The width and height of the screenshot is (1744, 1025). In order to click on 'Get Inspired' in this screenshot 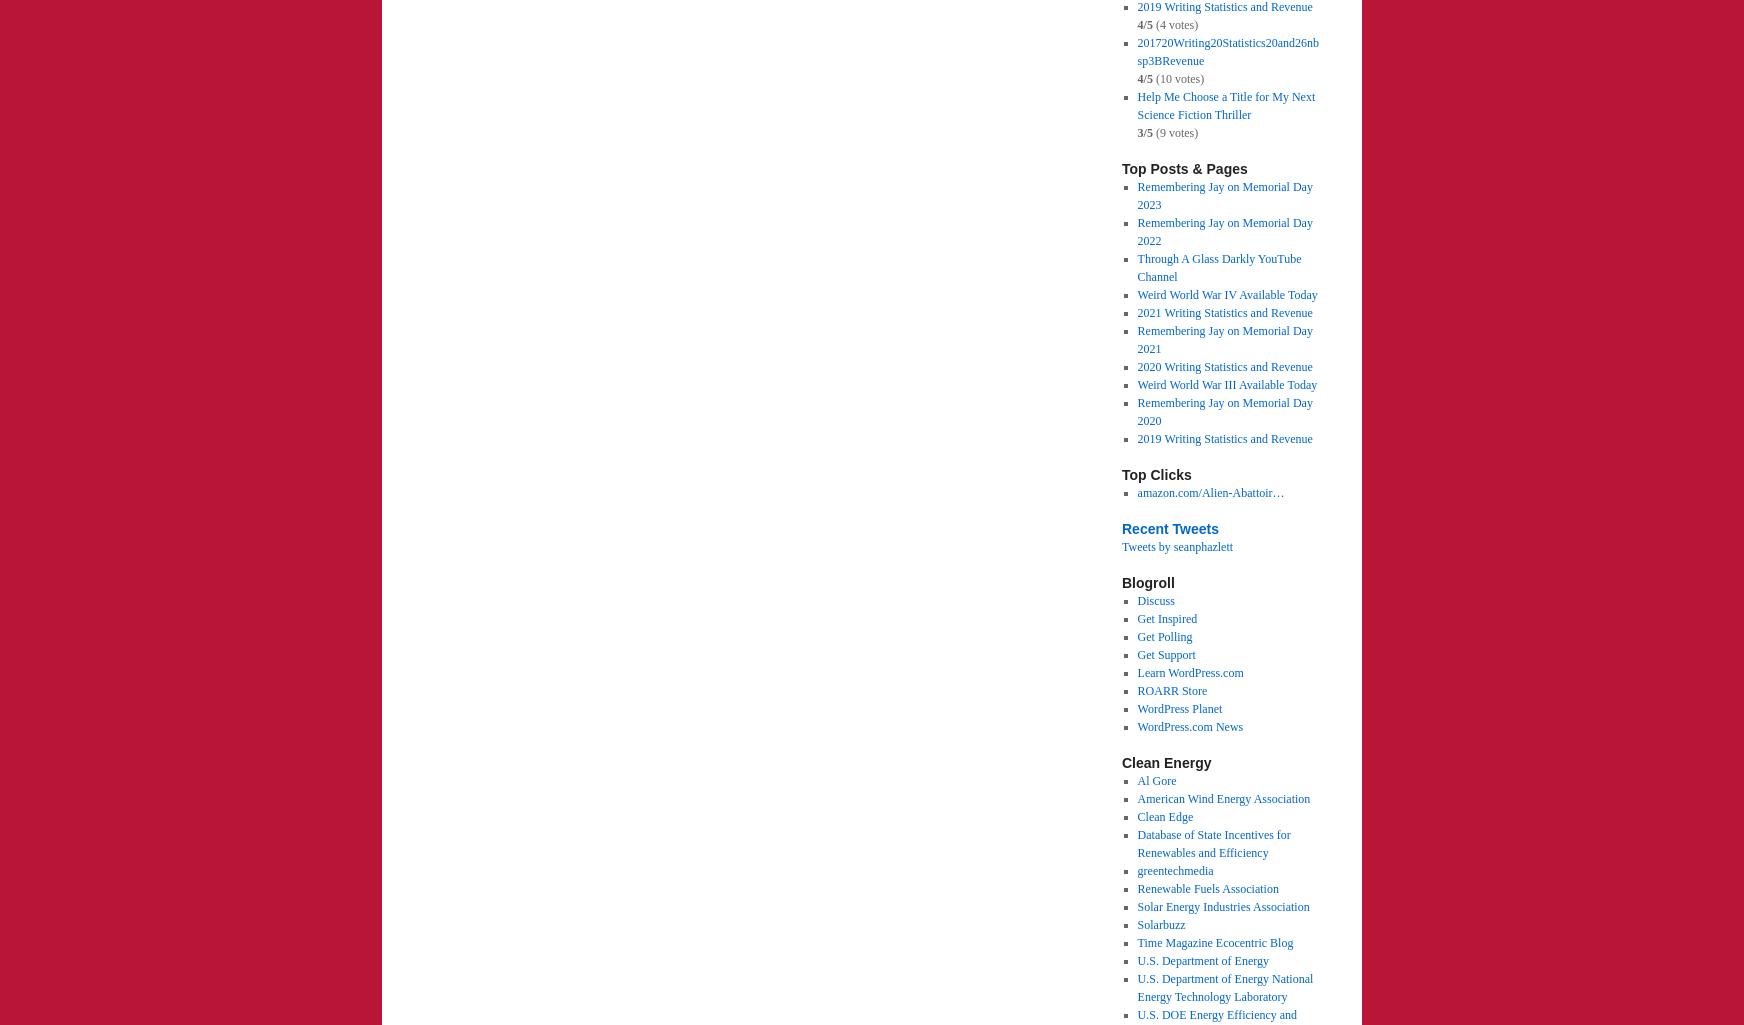, I will do `click(1166, 617)`.